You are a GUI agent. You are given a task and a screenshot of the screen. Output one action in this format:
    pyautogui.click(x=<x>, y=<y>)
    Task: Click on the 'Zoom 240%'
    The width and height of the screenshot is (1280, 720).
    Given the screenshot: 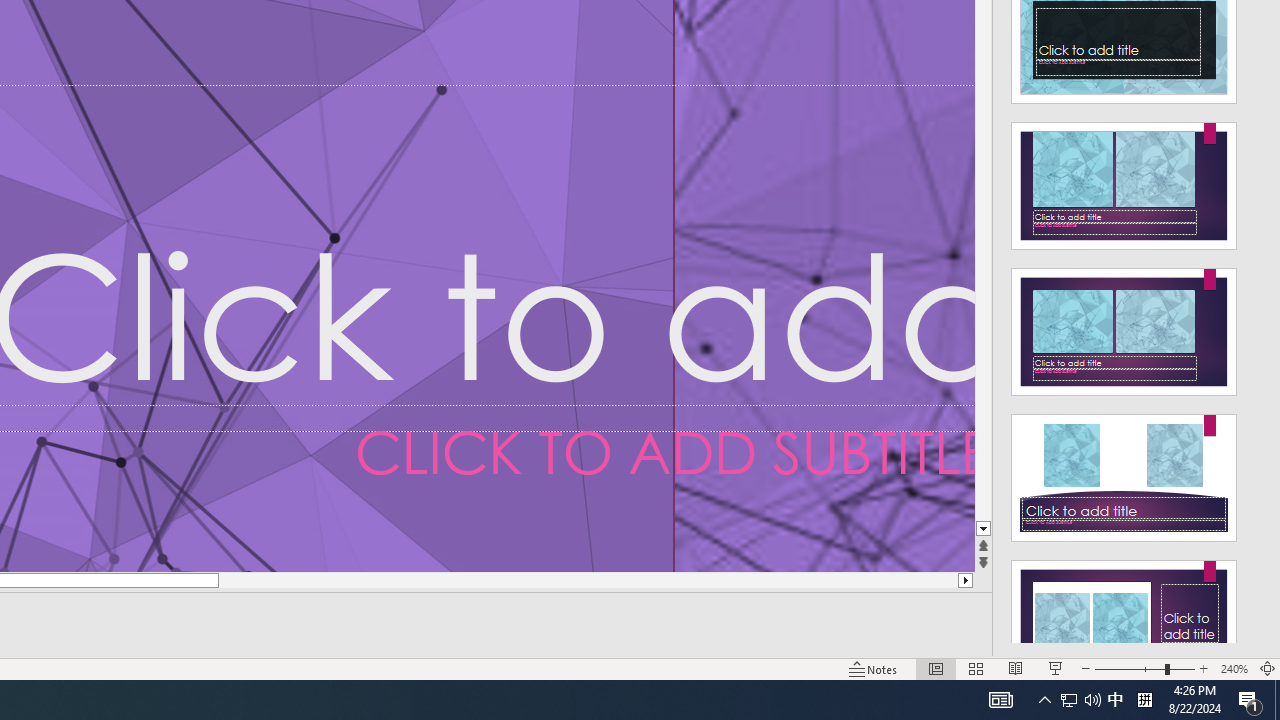 What is the action you would take?
    pyautogui.click(x=1233, y=669)
    